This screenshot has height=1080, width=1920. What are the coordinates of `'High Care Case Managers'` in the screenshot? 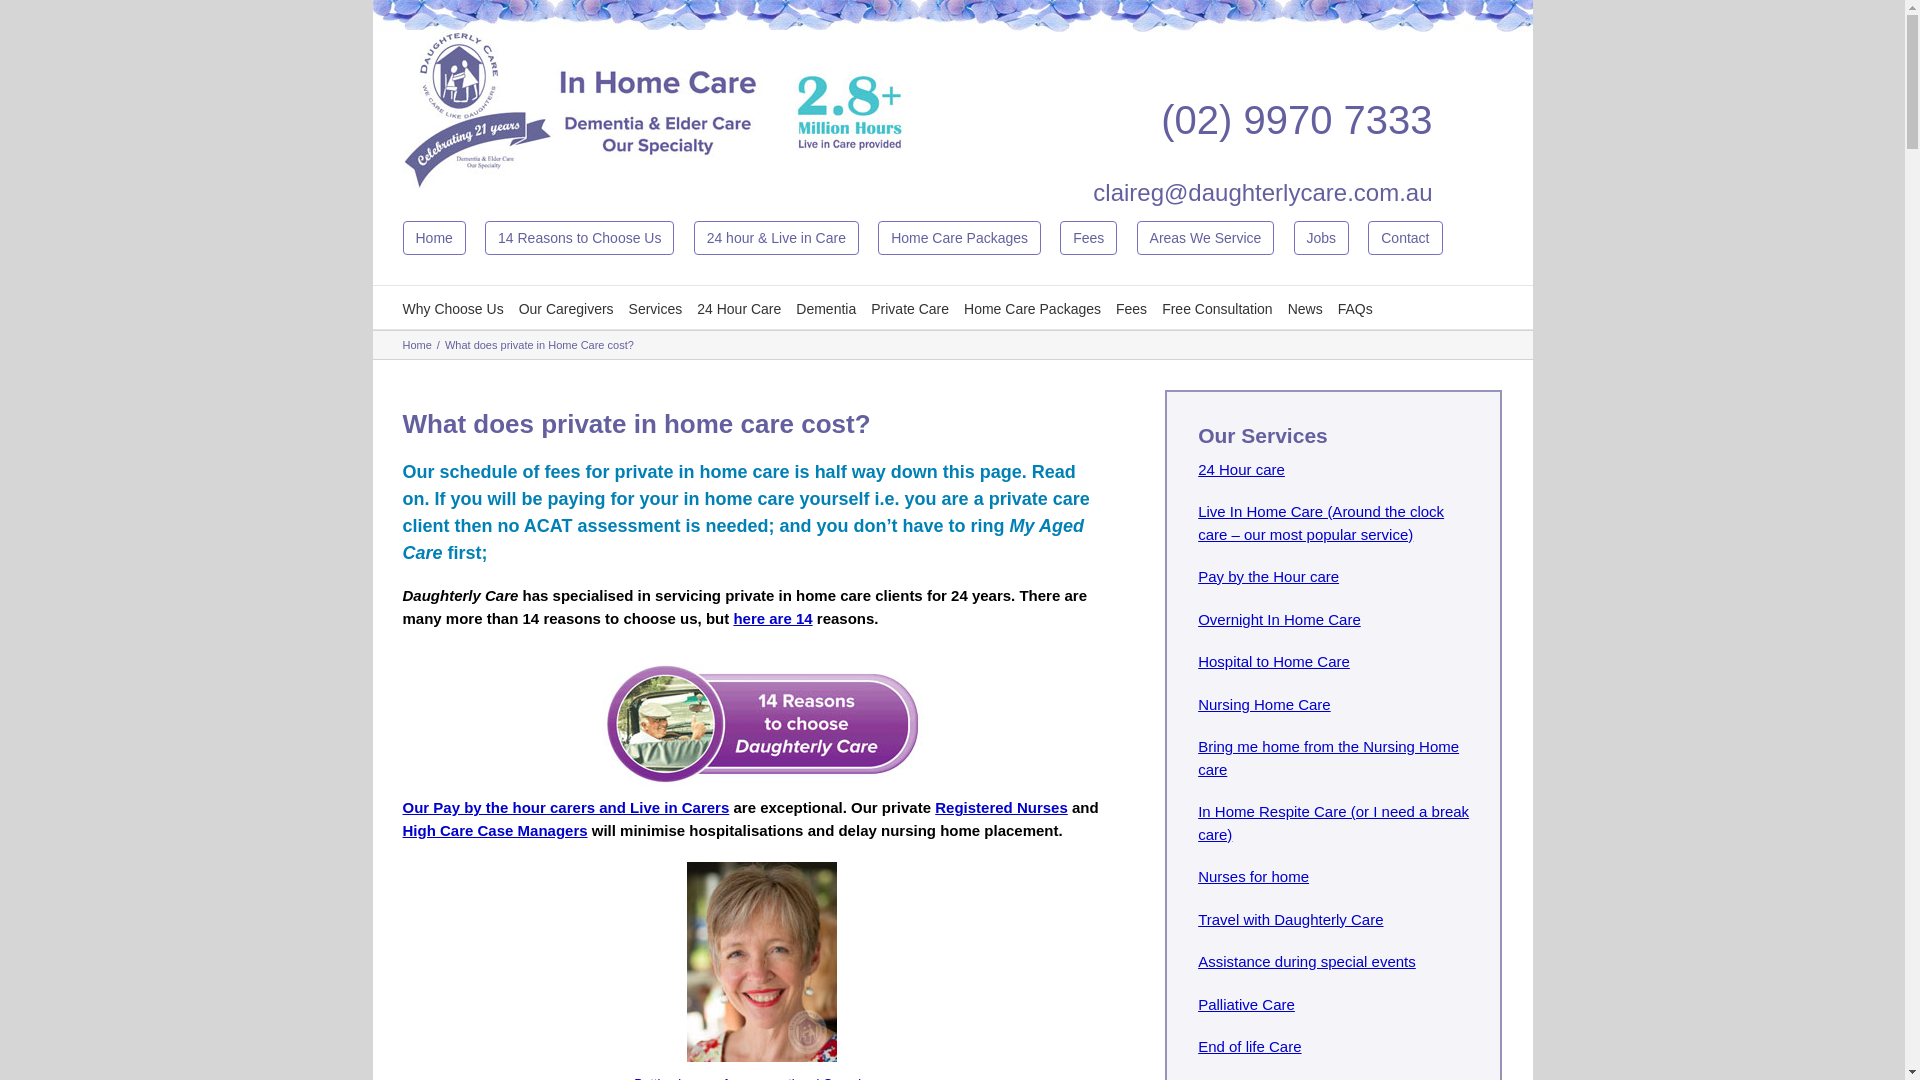 It's located at (401, 830).